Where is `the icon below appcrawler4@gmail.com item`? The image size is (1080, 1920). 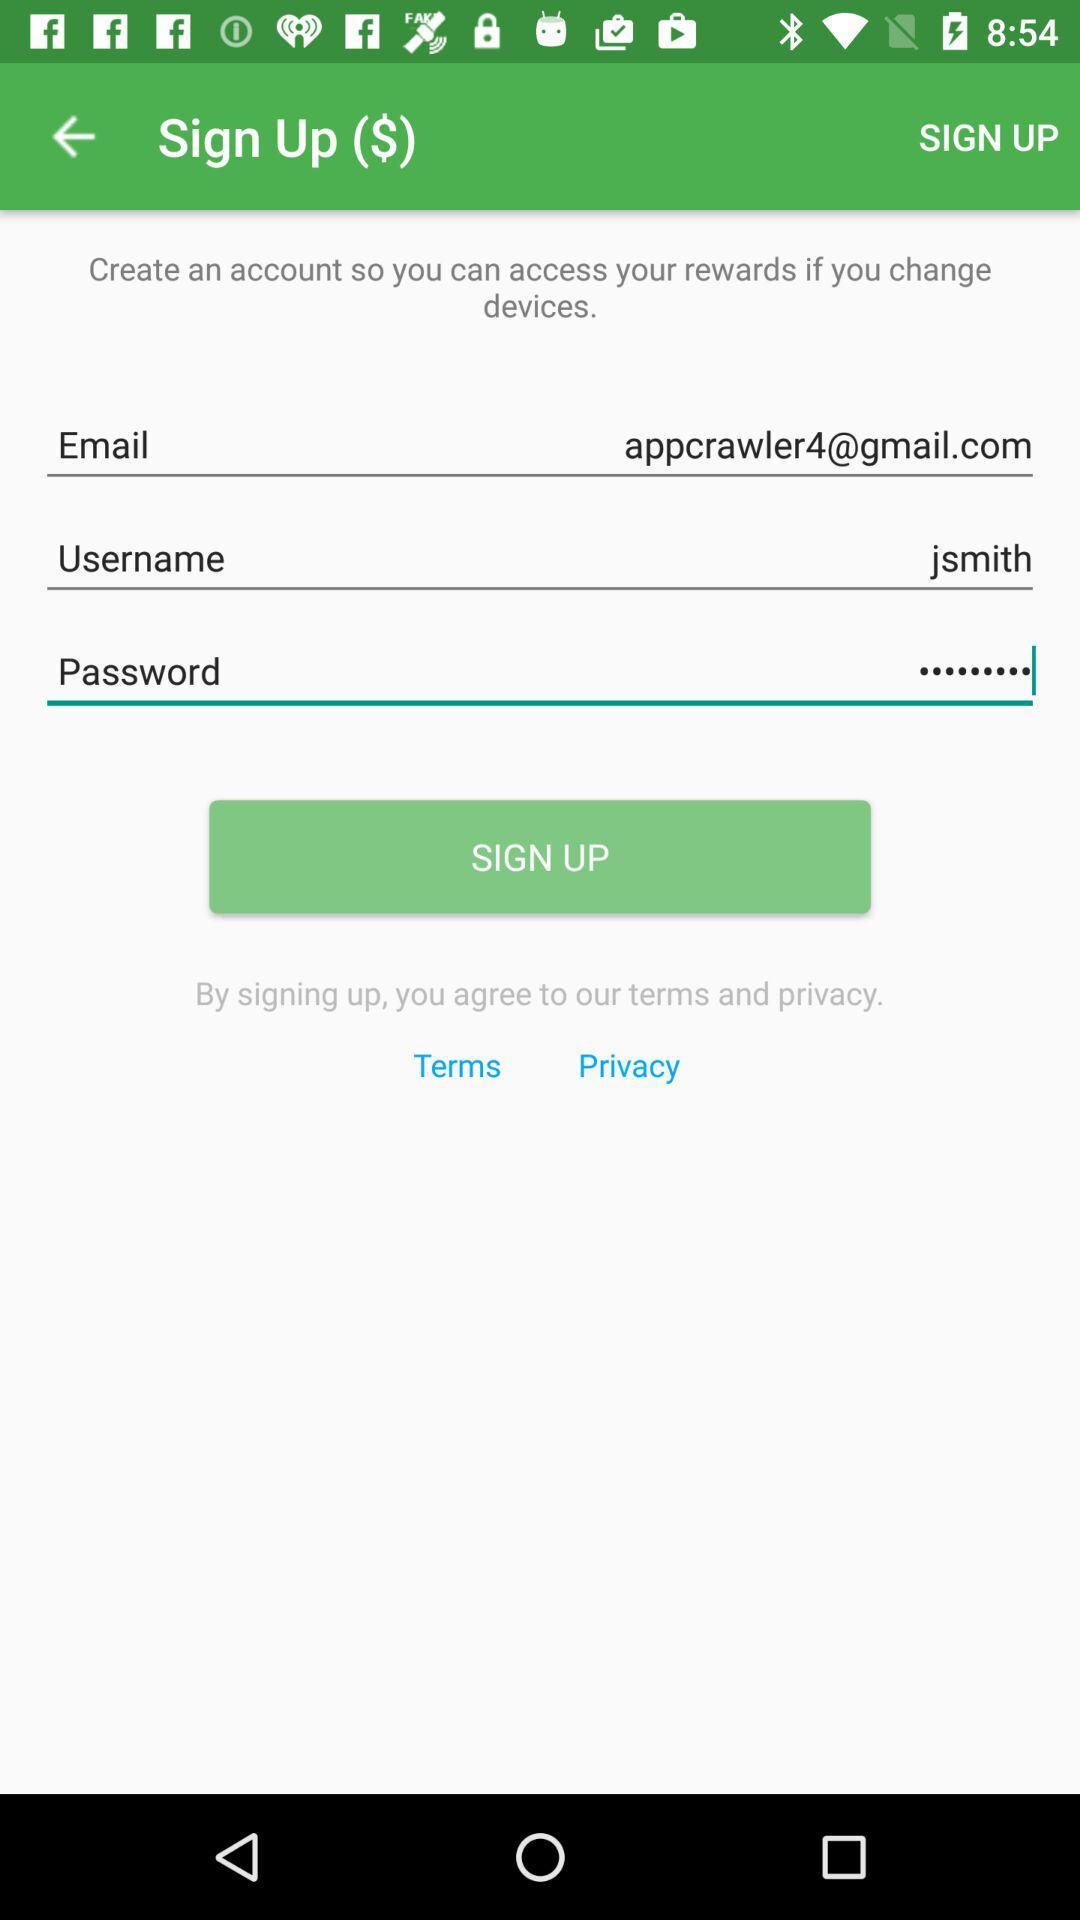 the icon below appcrawler4@gmail.com item is located at coordinates (540, 553).